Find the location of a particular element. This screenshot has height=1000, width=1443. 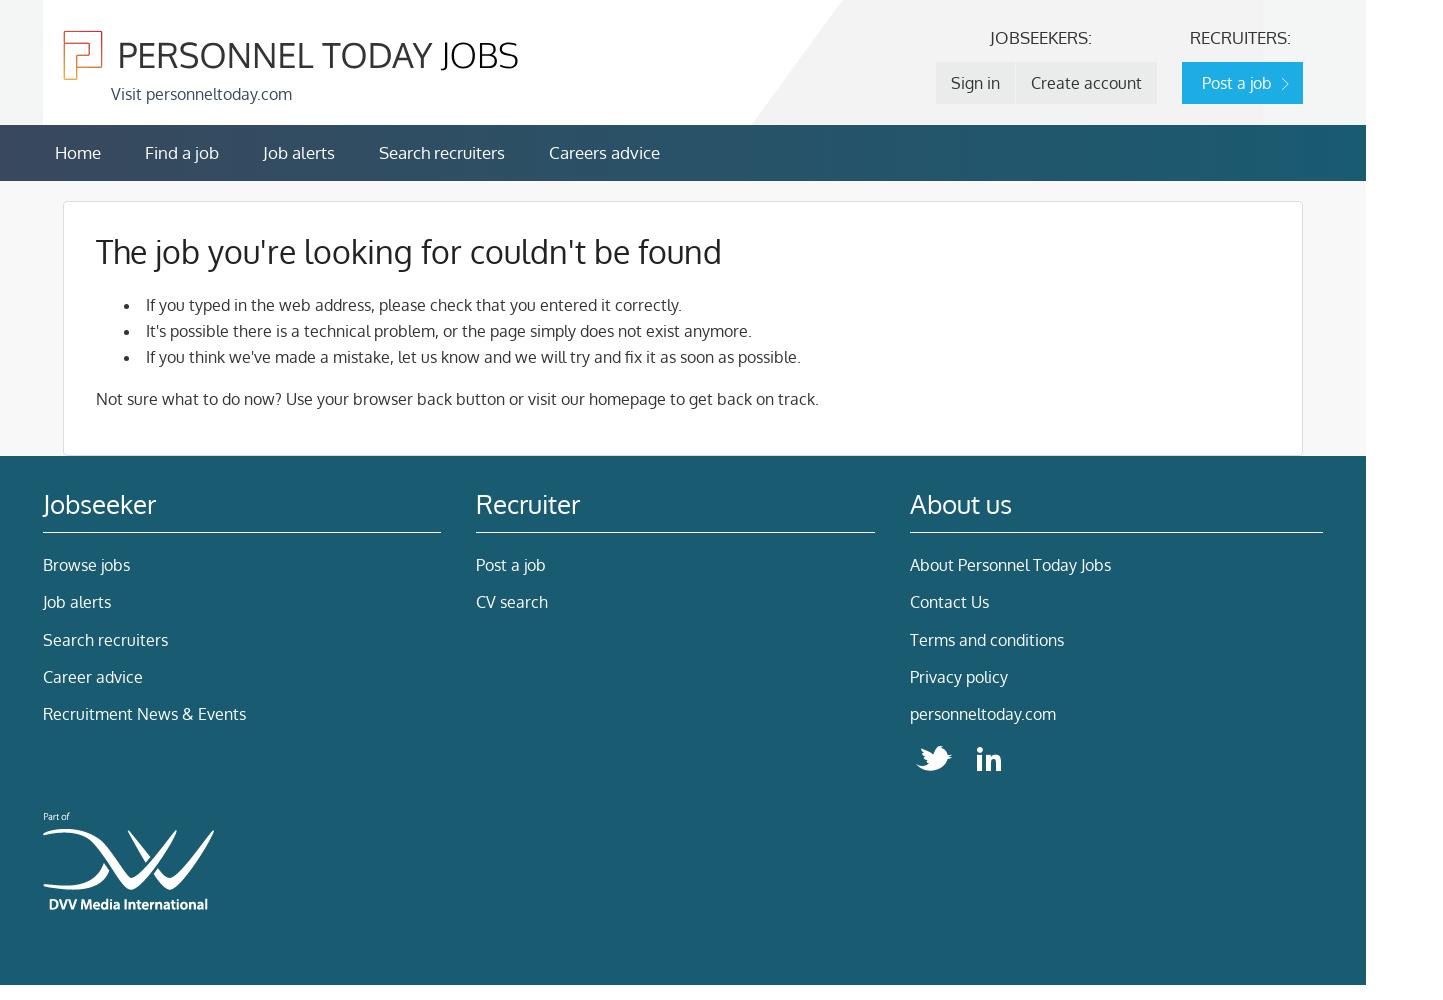

'visit our homepage' is located at coordinates (596, 399).